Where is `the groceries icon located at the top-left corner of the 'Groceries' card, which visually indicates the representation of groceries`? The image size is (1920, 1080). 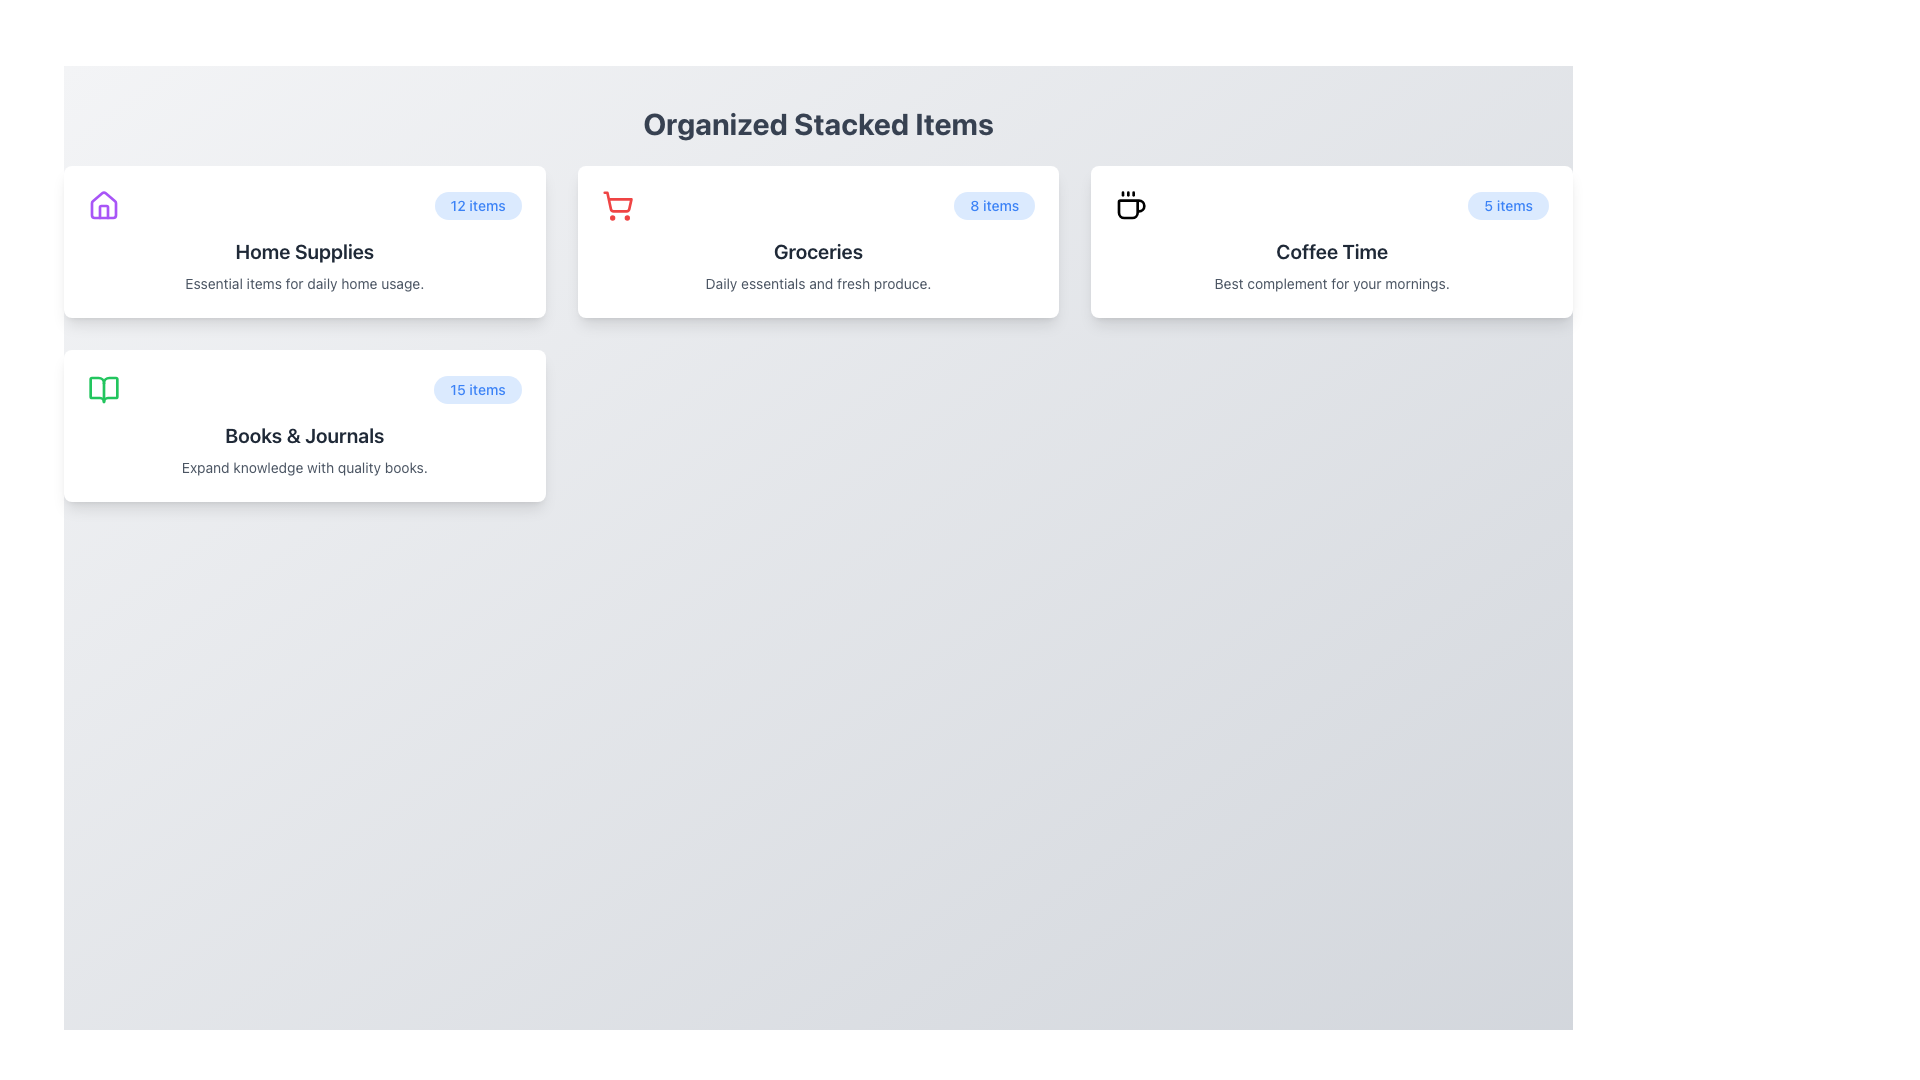 the groceries icon located at the top-left corner of the 'Groceries' card, which visually indicates the representation of groceries is located at coordinates (616, 205).